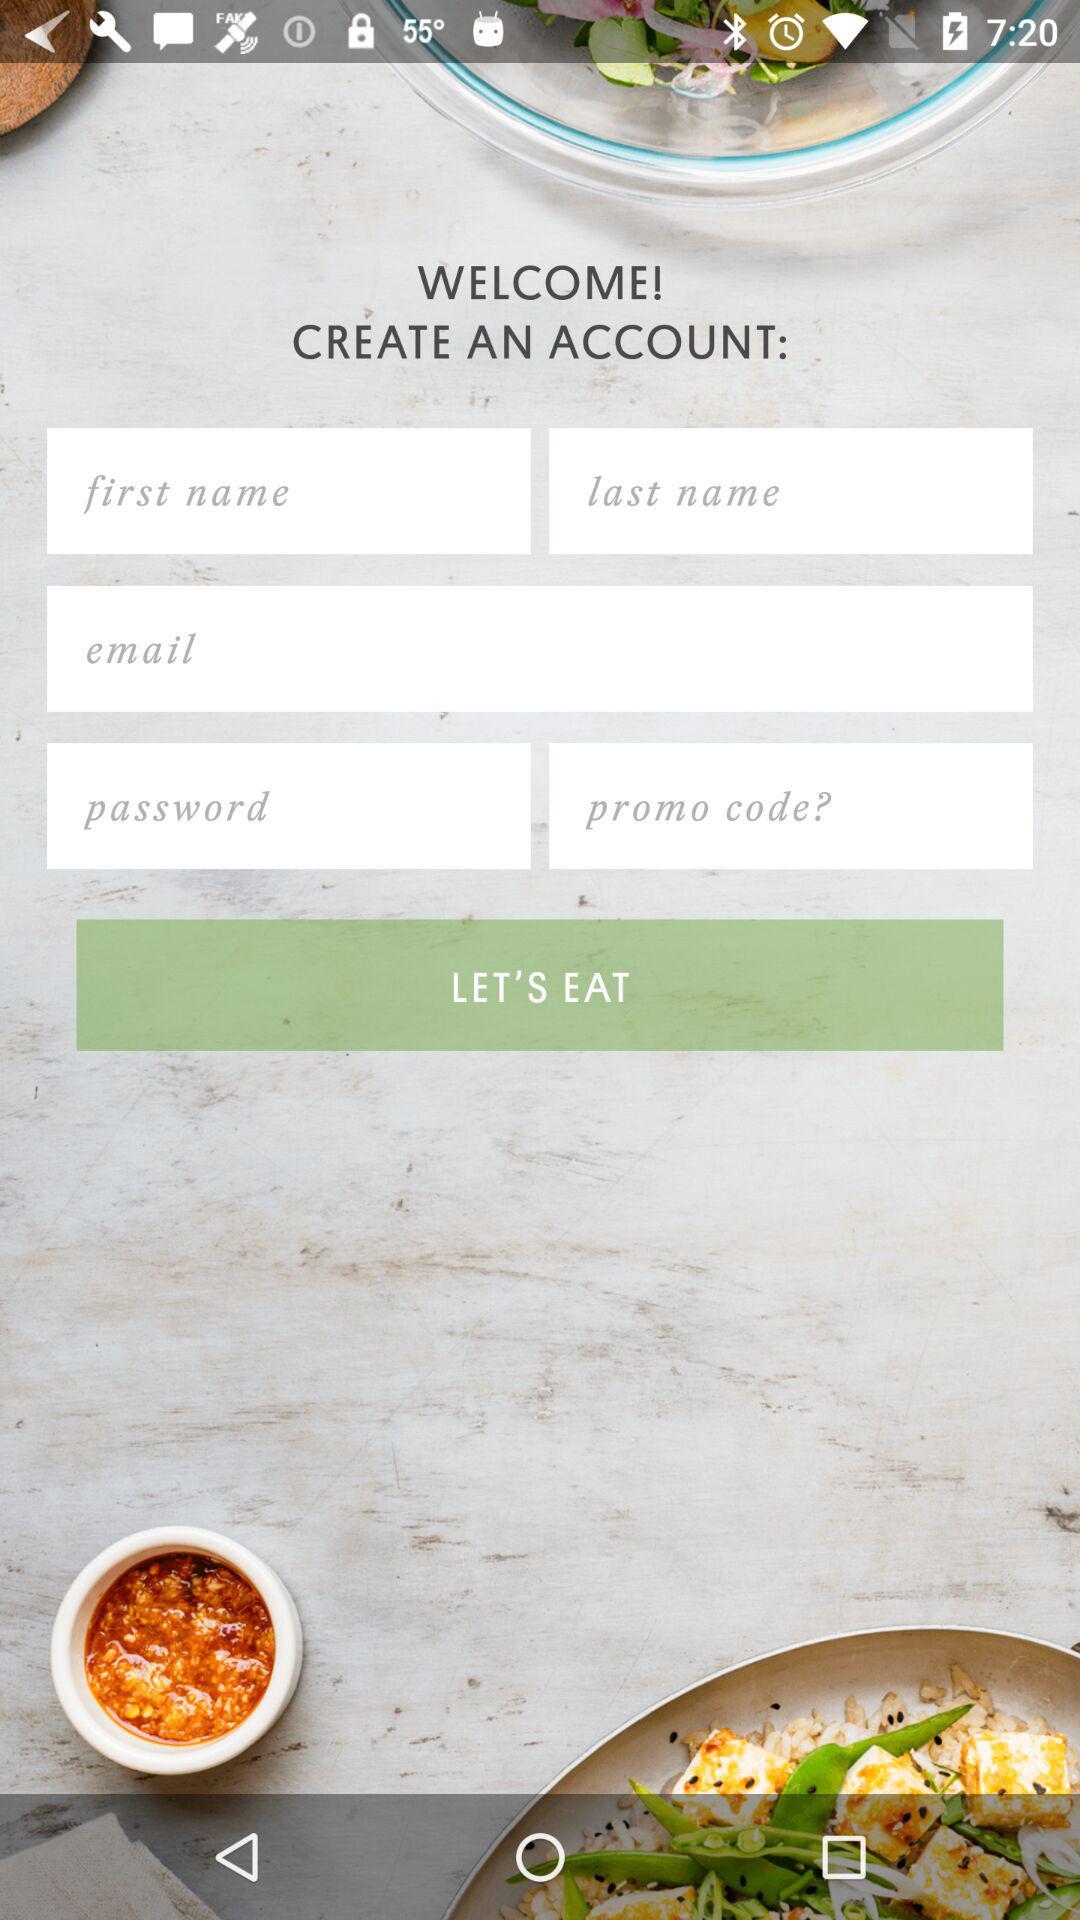 This screenshot has height=1920, width=1080. I want to click on password, so click(289, 806).